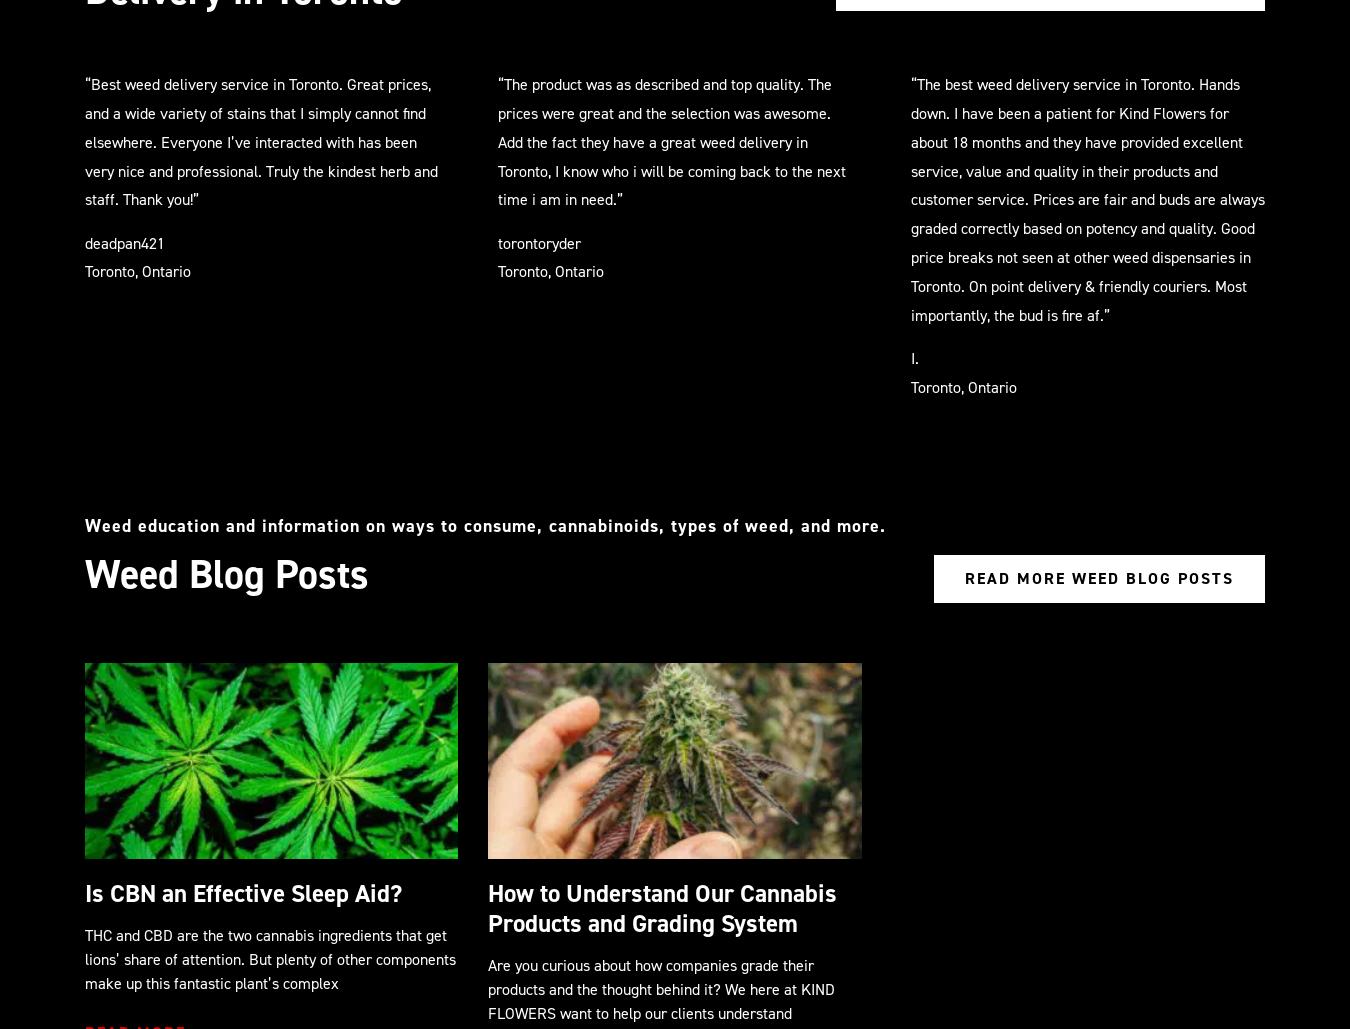 This screenshot has width=1350, height=1029. What do you see at coordinates (269, 958) in the screenshot?
I see `'THC and CBD are the two cannabis ingredients that get lions’ share of attention. But plenty of other components make up this fantastic plant’s complex'` at bounding box center [269, 958].